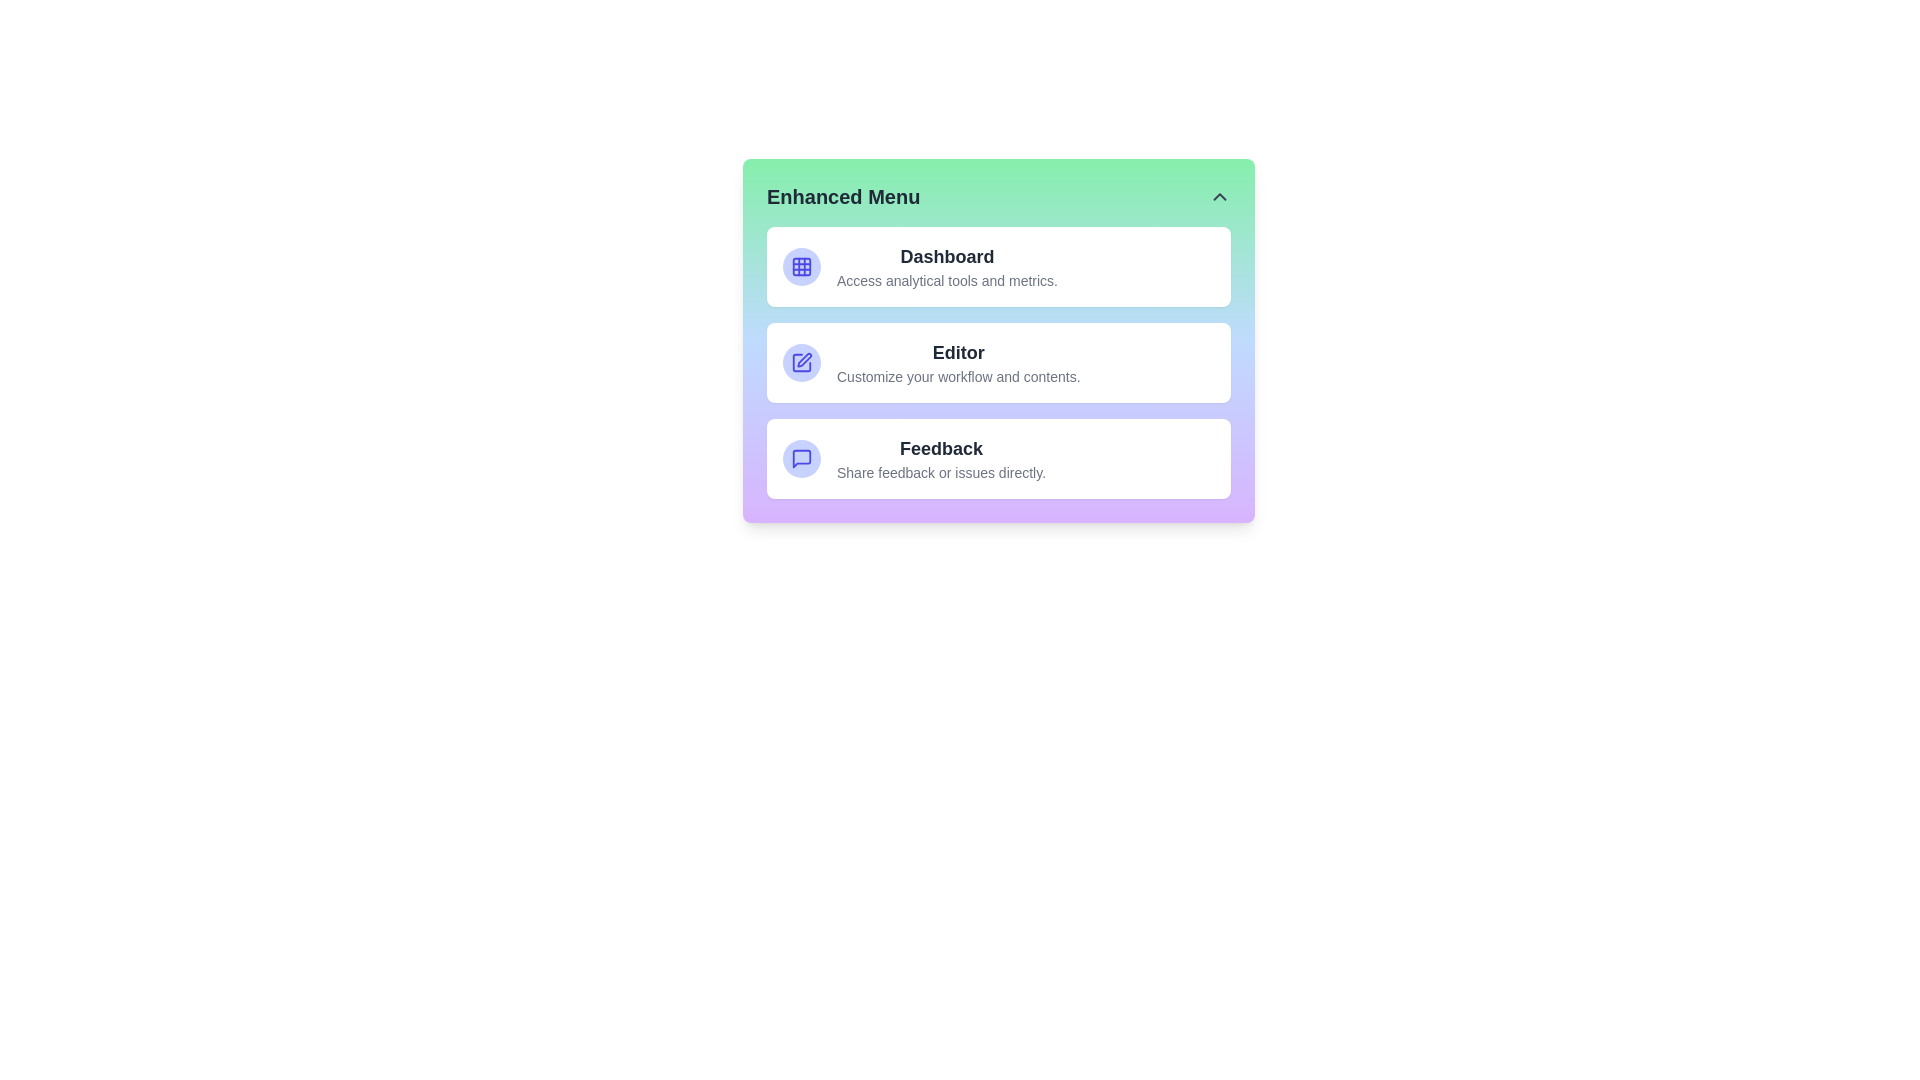 Image resolution: width=1920 pixels, height=1080 pixels. What do you see at coordinates (998, 362) in the screenshot?
I see `the menu item corresponding to Editor` at bounding box center [998, 362].